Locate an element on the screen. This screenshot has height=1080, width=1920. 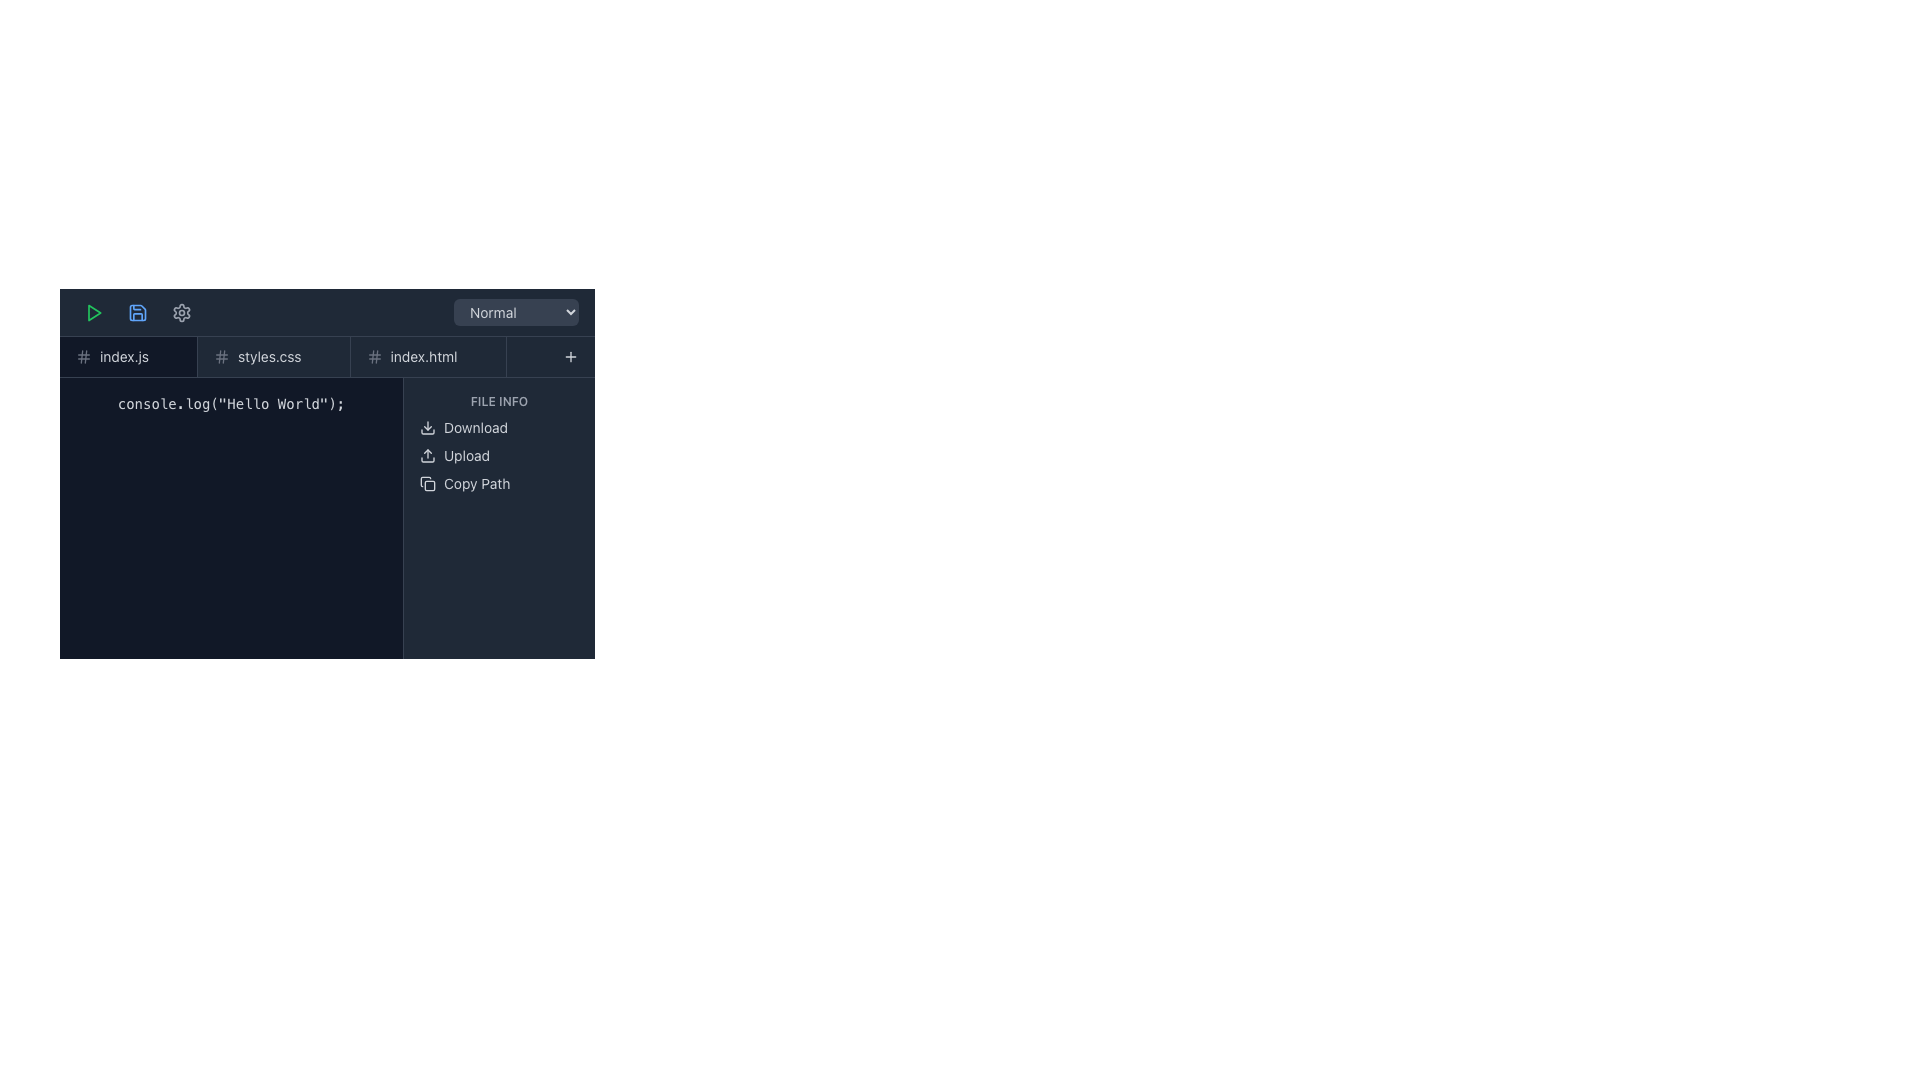
the interactive icon indicating special status related to the 'styles.css' file, located at the left end of the 'styles.css' tab in the header section is located at coordinates (221, 356).